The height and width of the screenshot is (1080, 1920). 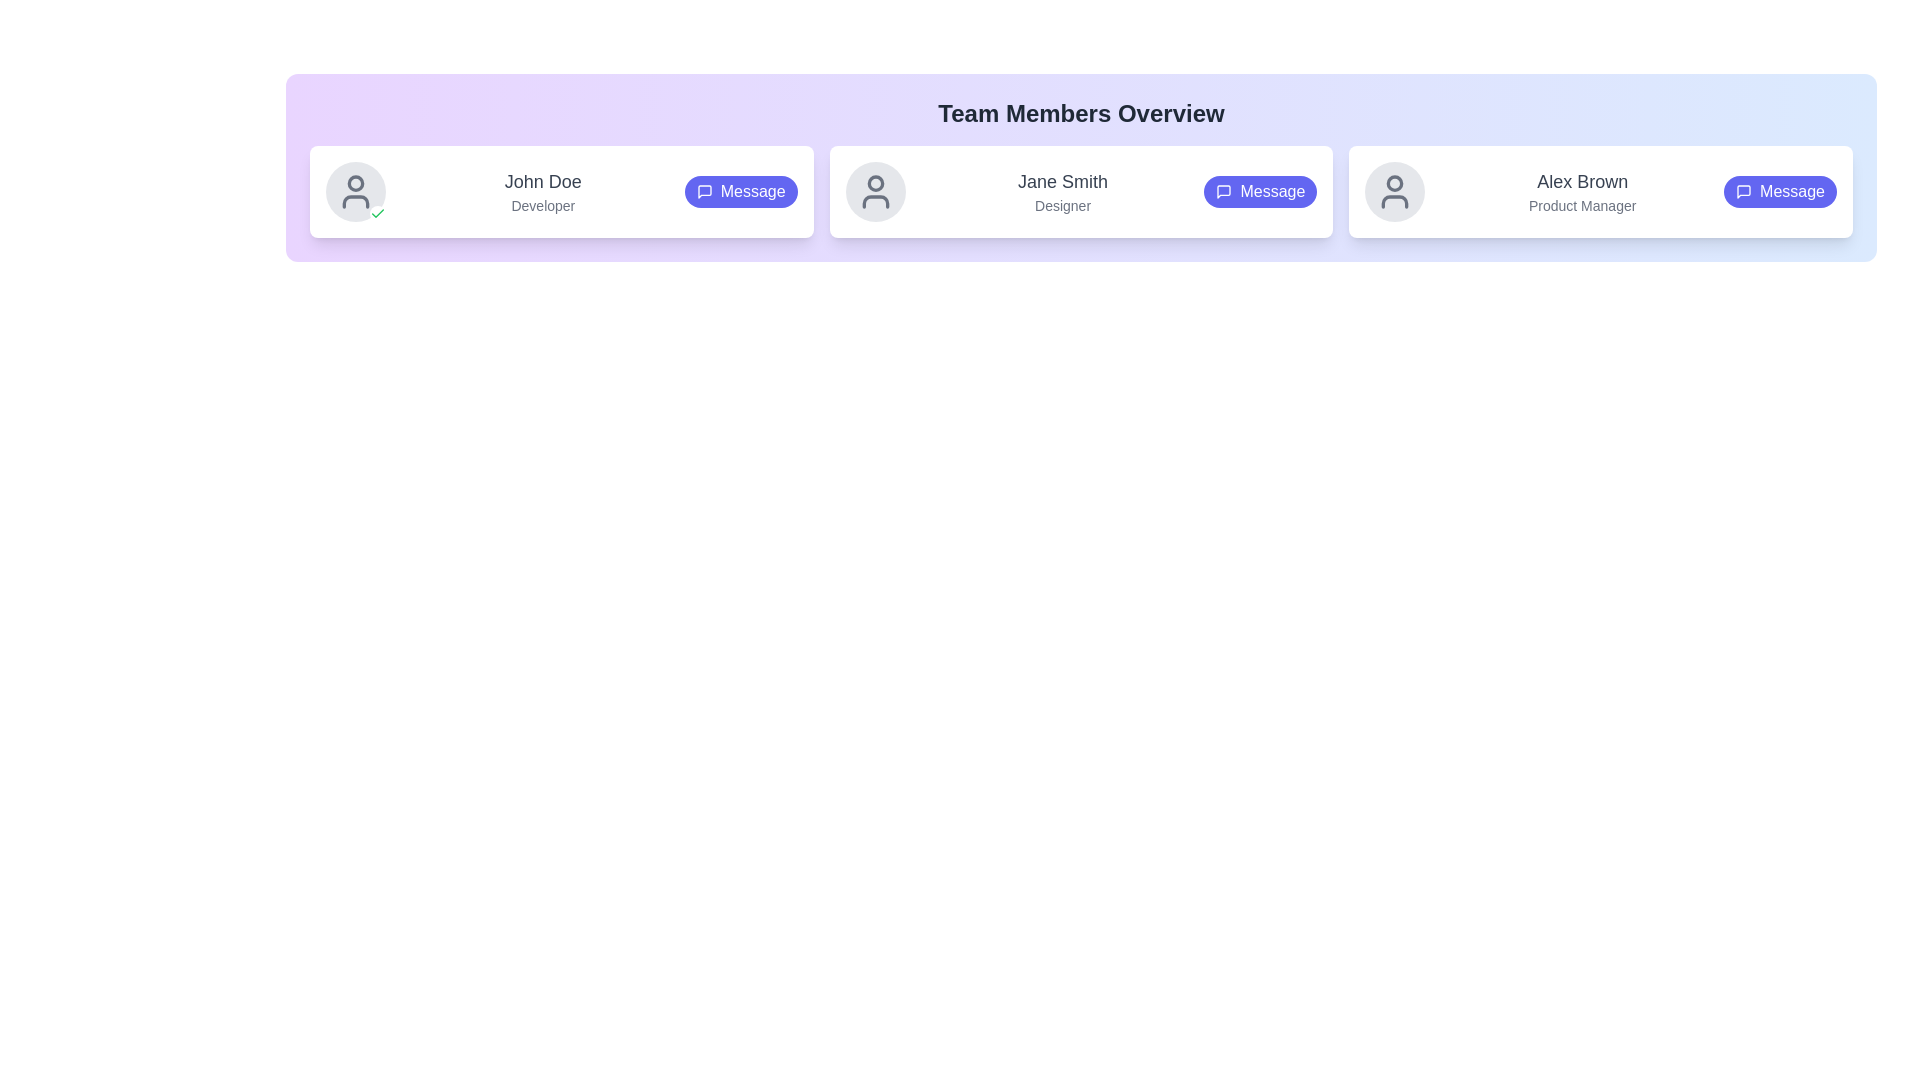 What do you see at coordinates (355, 192) in the screenshot?
I see `the user profile SVG icon, which is a minimalistic representation with a circular head and torso, located within the leftmost card of team members` at bounding box center [355, 192].